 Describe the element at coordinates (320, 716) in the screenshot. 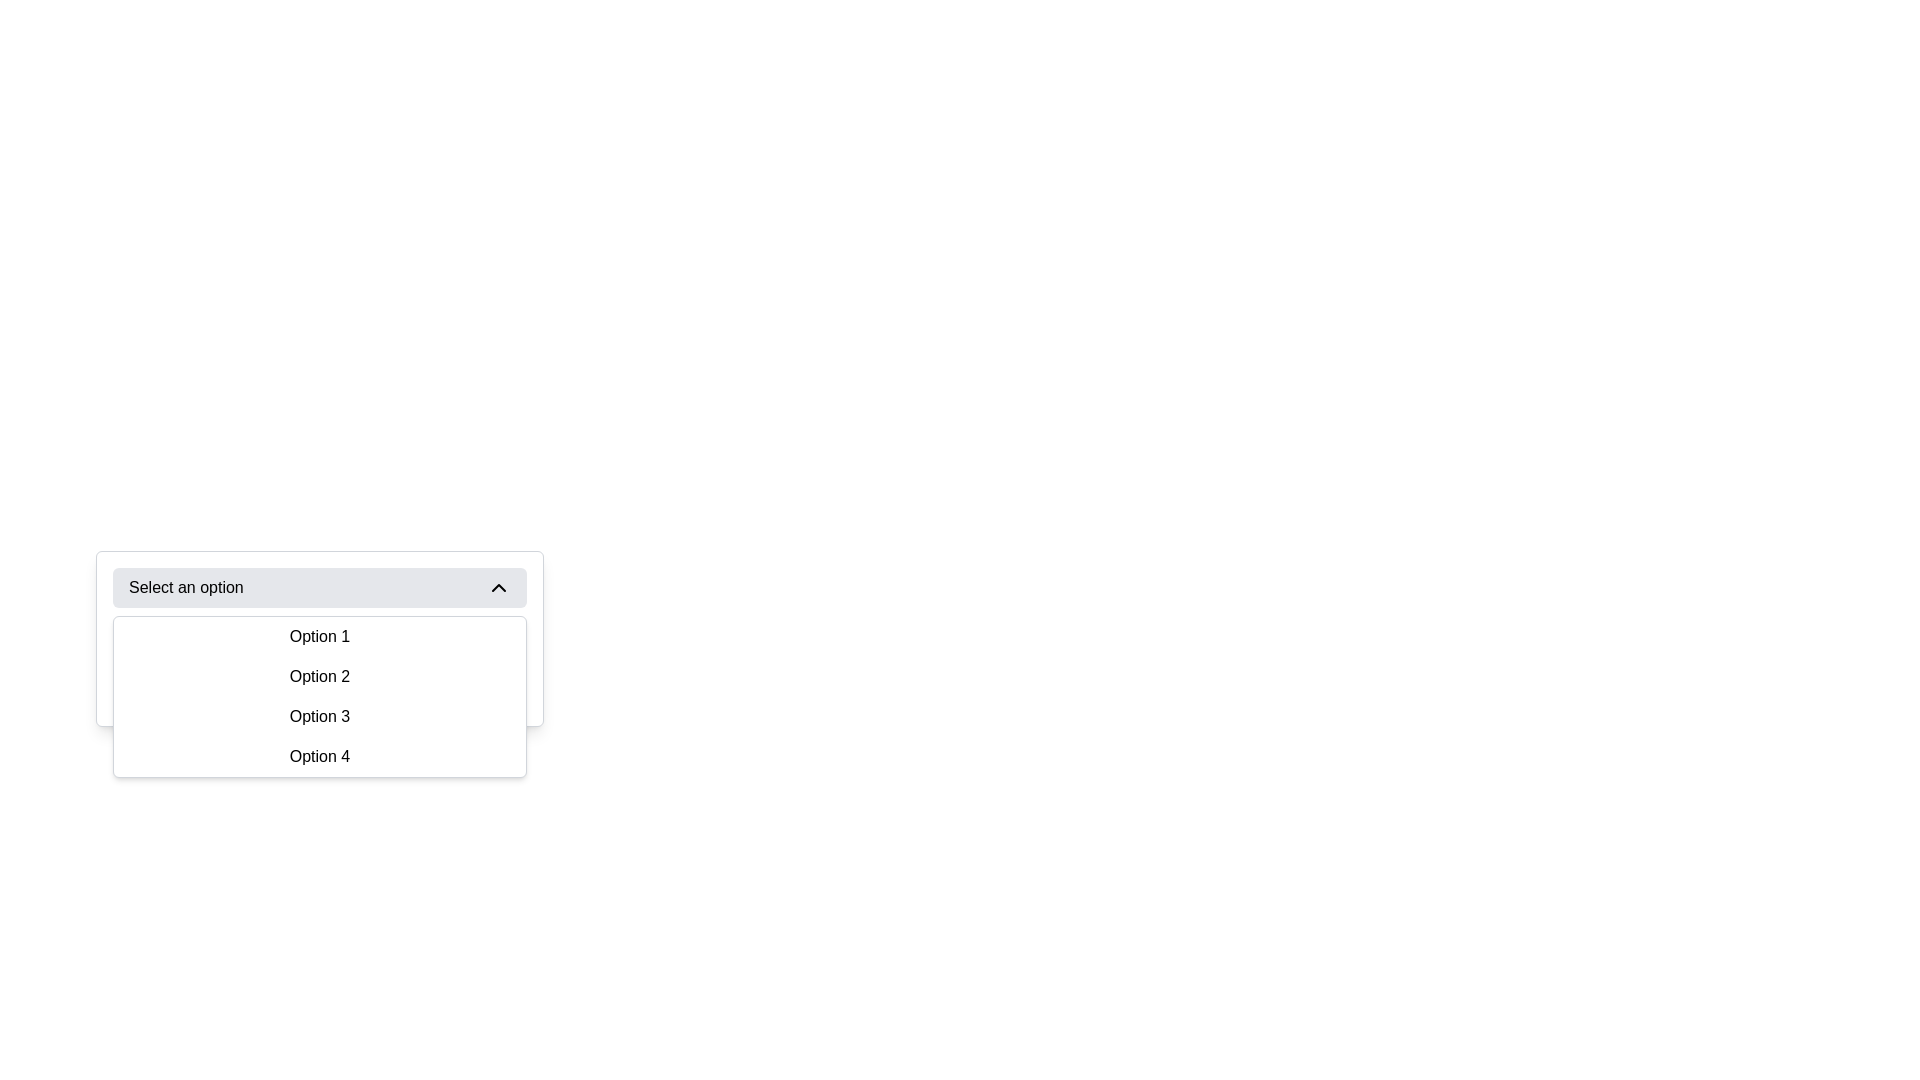

I see `the third item in the dropdown menu` at that location.